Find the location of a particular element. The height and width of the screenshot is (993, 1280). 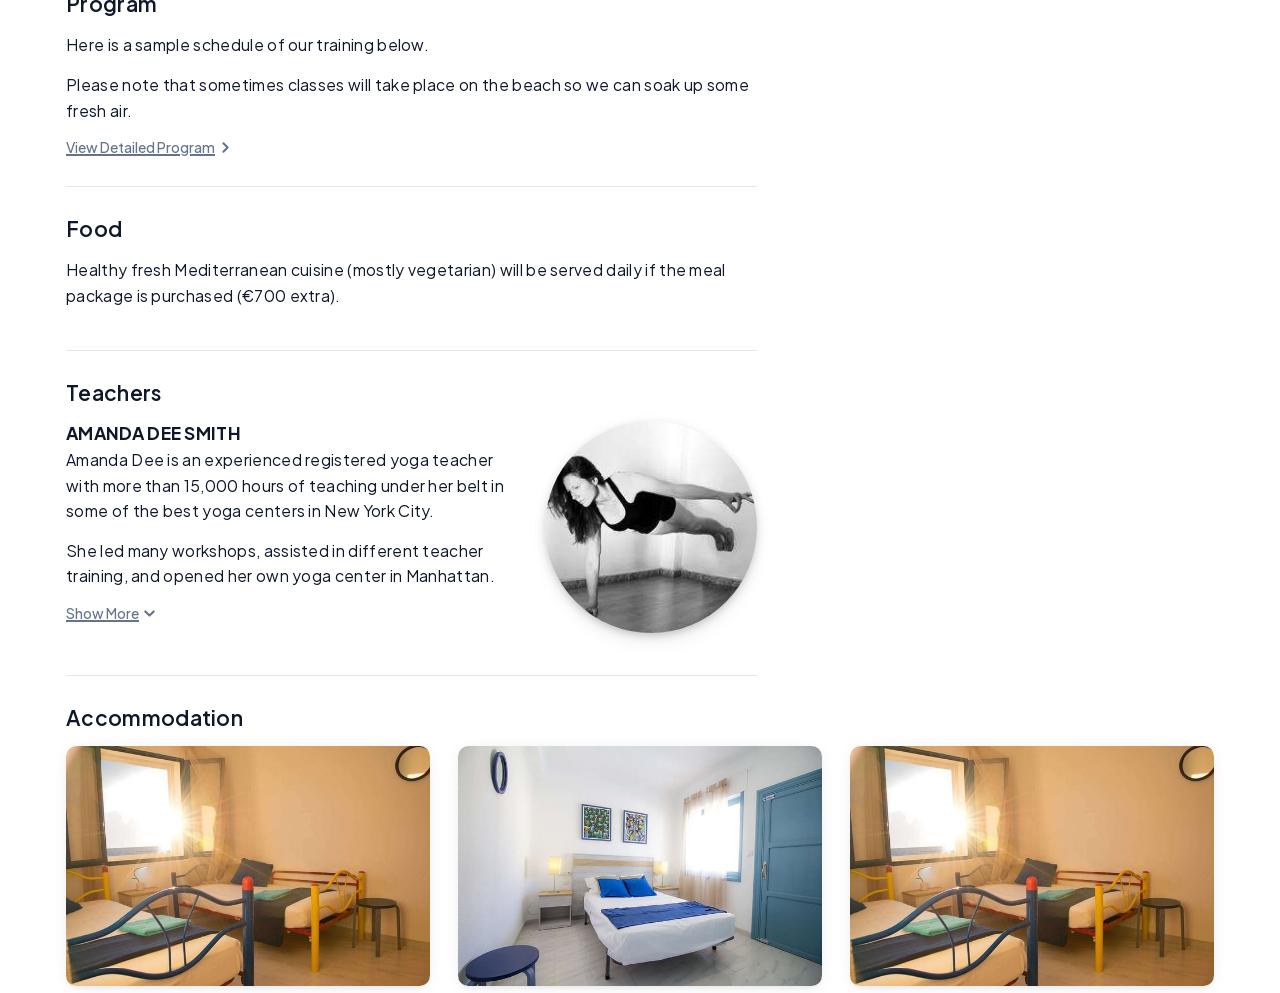

'Here is a sample schedule of our training below.' is located at coordinates (66, 44).